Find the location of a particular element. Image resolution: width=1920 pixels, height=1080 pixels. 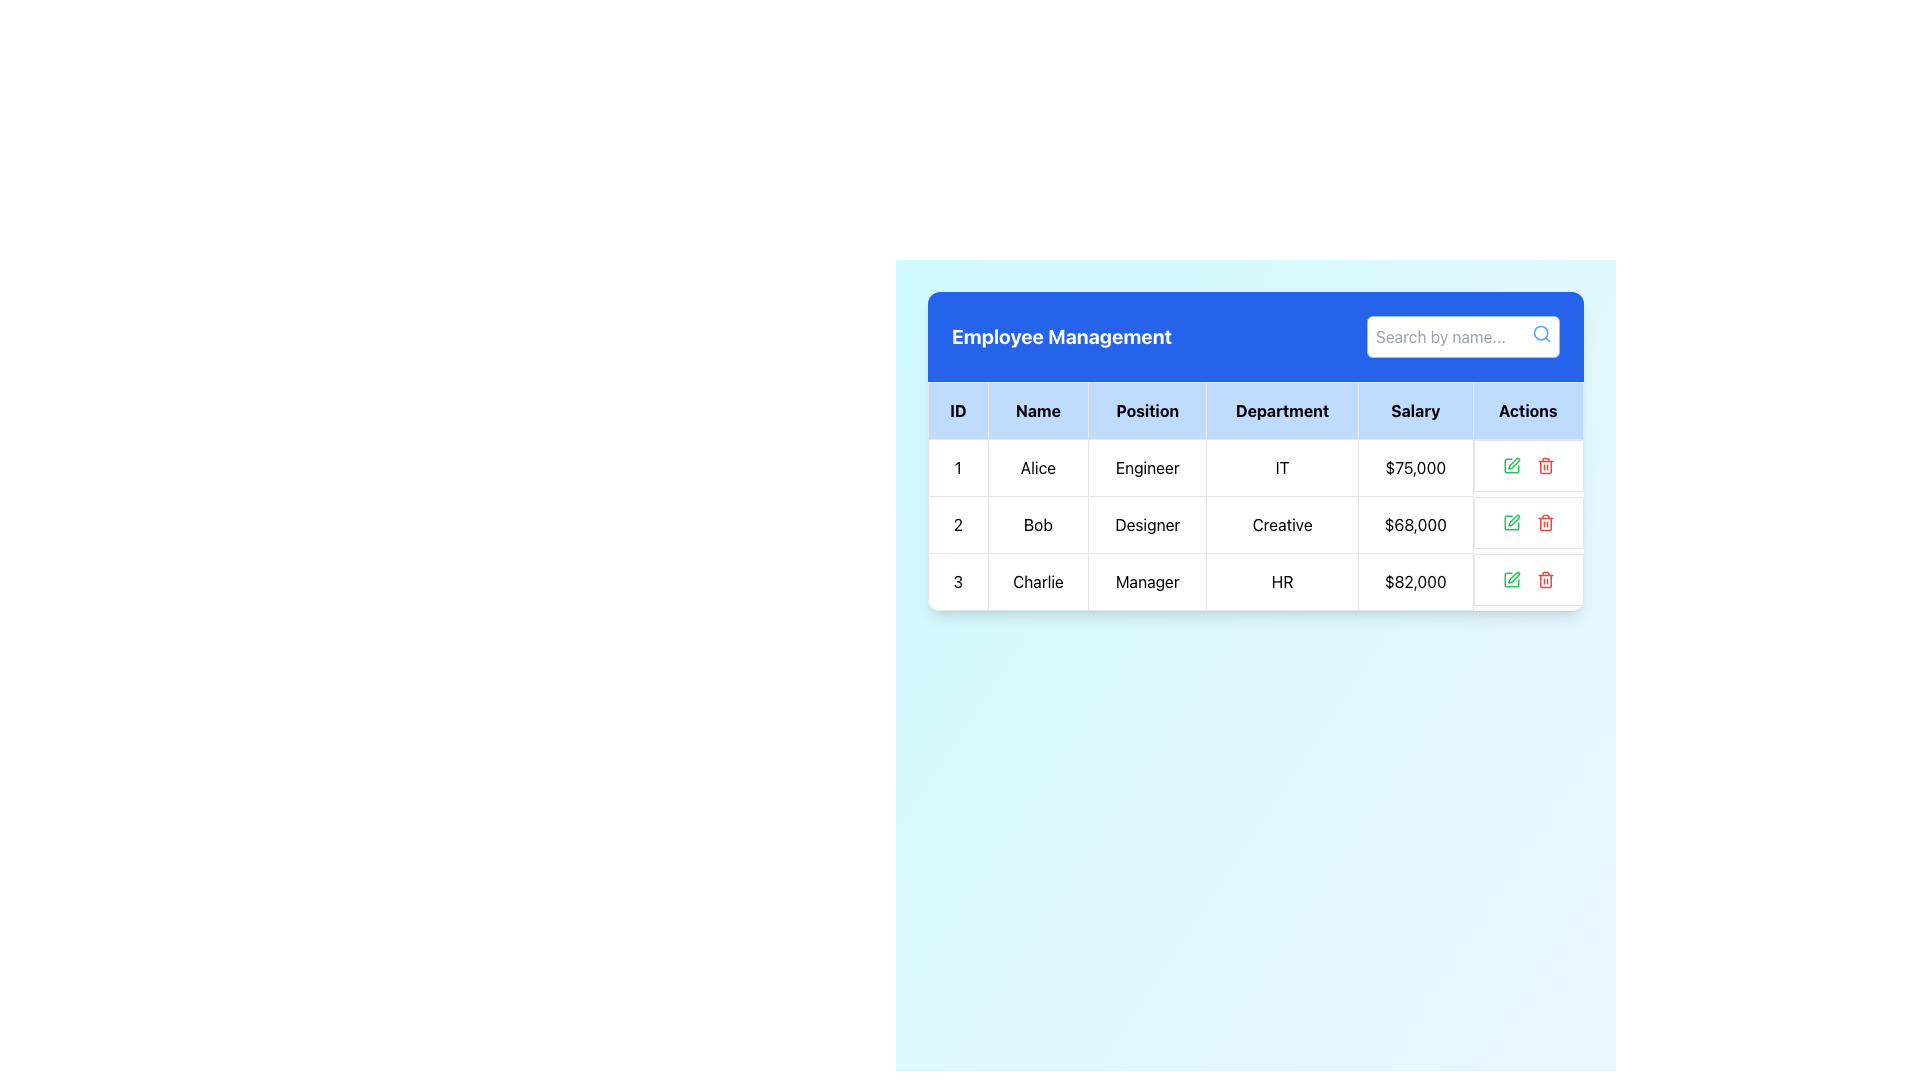

the edit icon in the 'Actions' column for the record of 'Bob, Designer, Creative' is located at coordinates (1513, 463).